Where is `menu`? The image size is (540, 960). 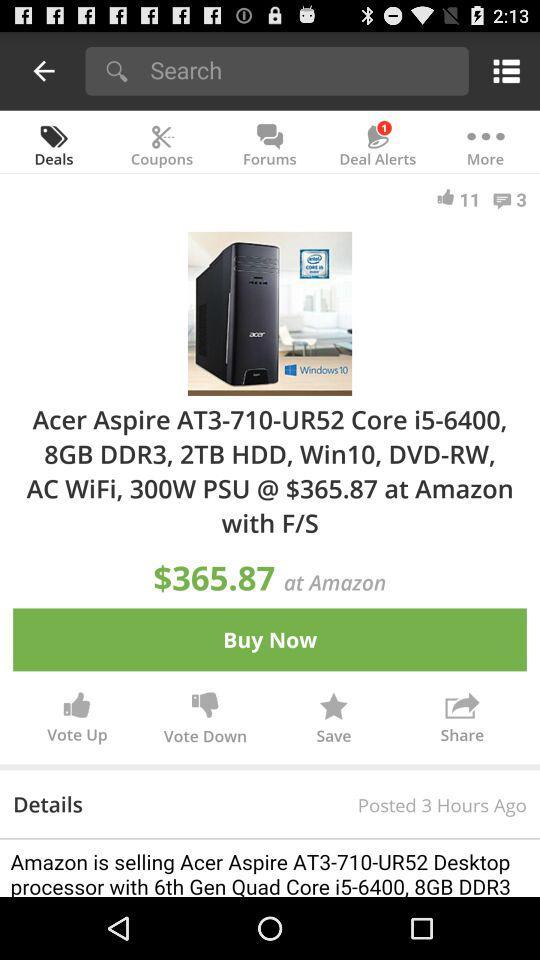 menu is located at coordinates (502, 70).